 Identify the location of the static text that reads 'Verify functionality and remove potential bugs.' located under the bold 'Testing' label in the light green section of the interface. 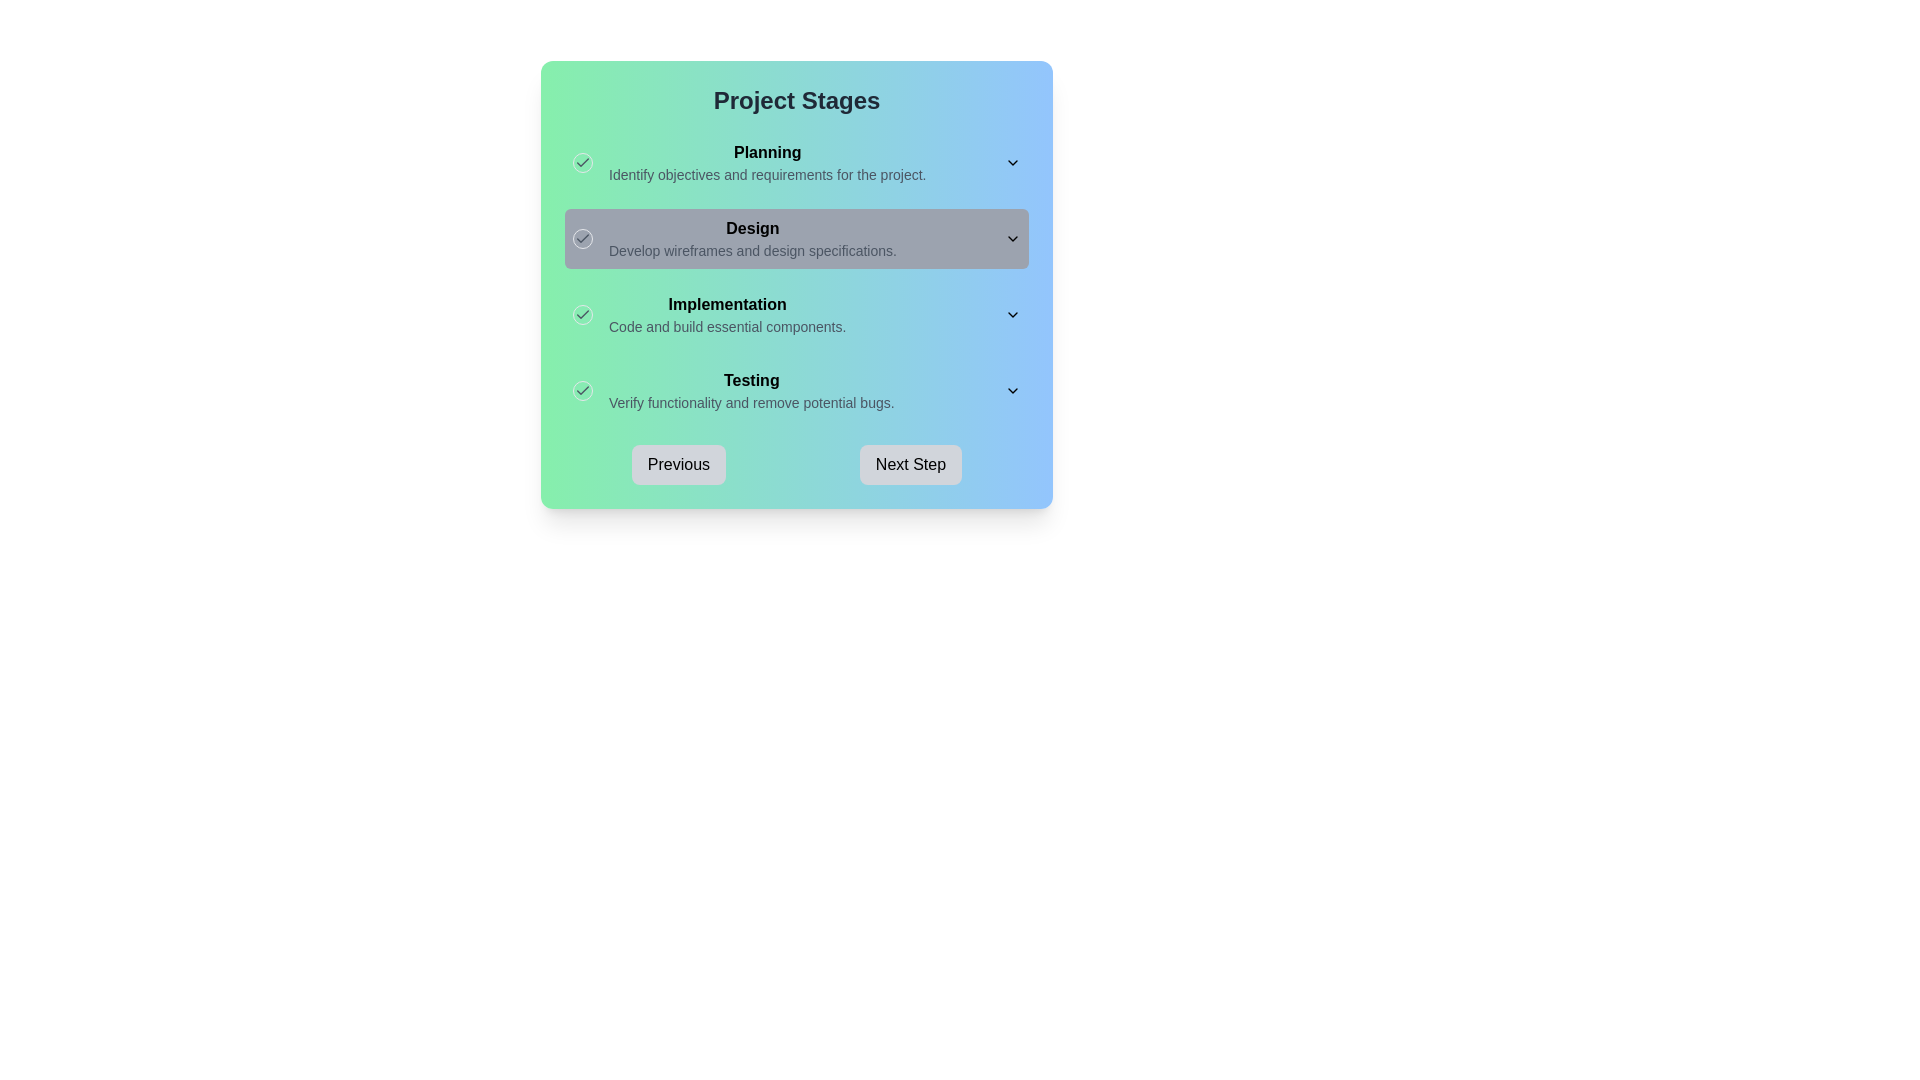
(750, 402).